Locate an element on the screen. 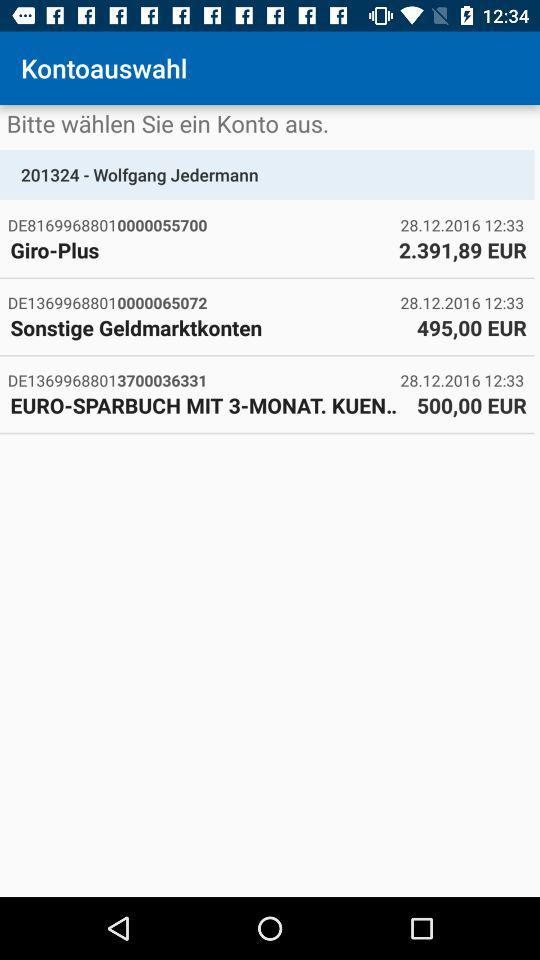 The height and width of the screenshot is (960, 540). 201324 - wolfgang jedermann item is located at coordinates (267, 173).